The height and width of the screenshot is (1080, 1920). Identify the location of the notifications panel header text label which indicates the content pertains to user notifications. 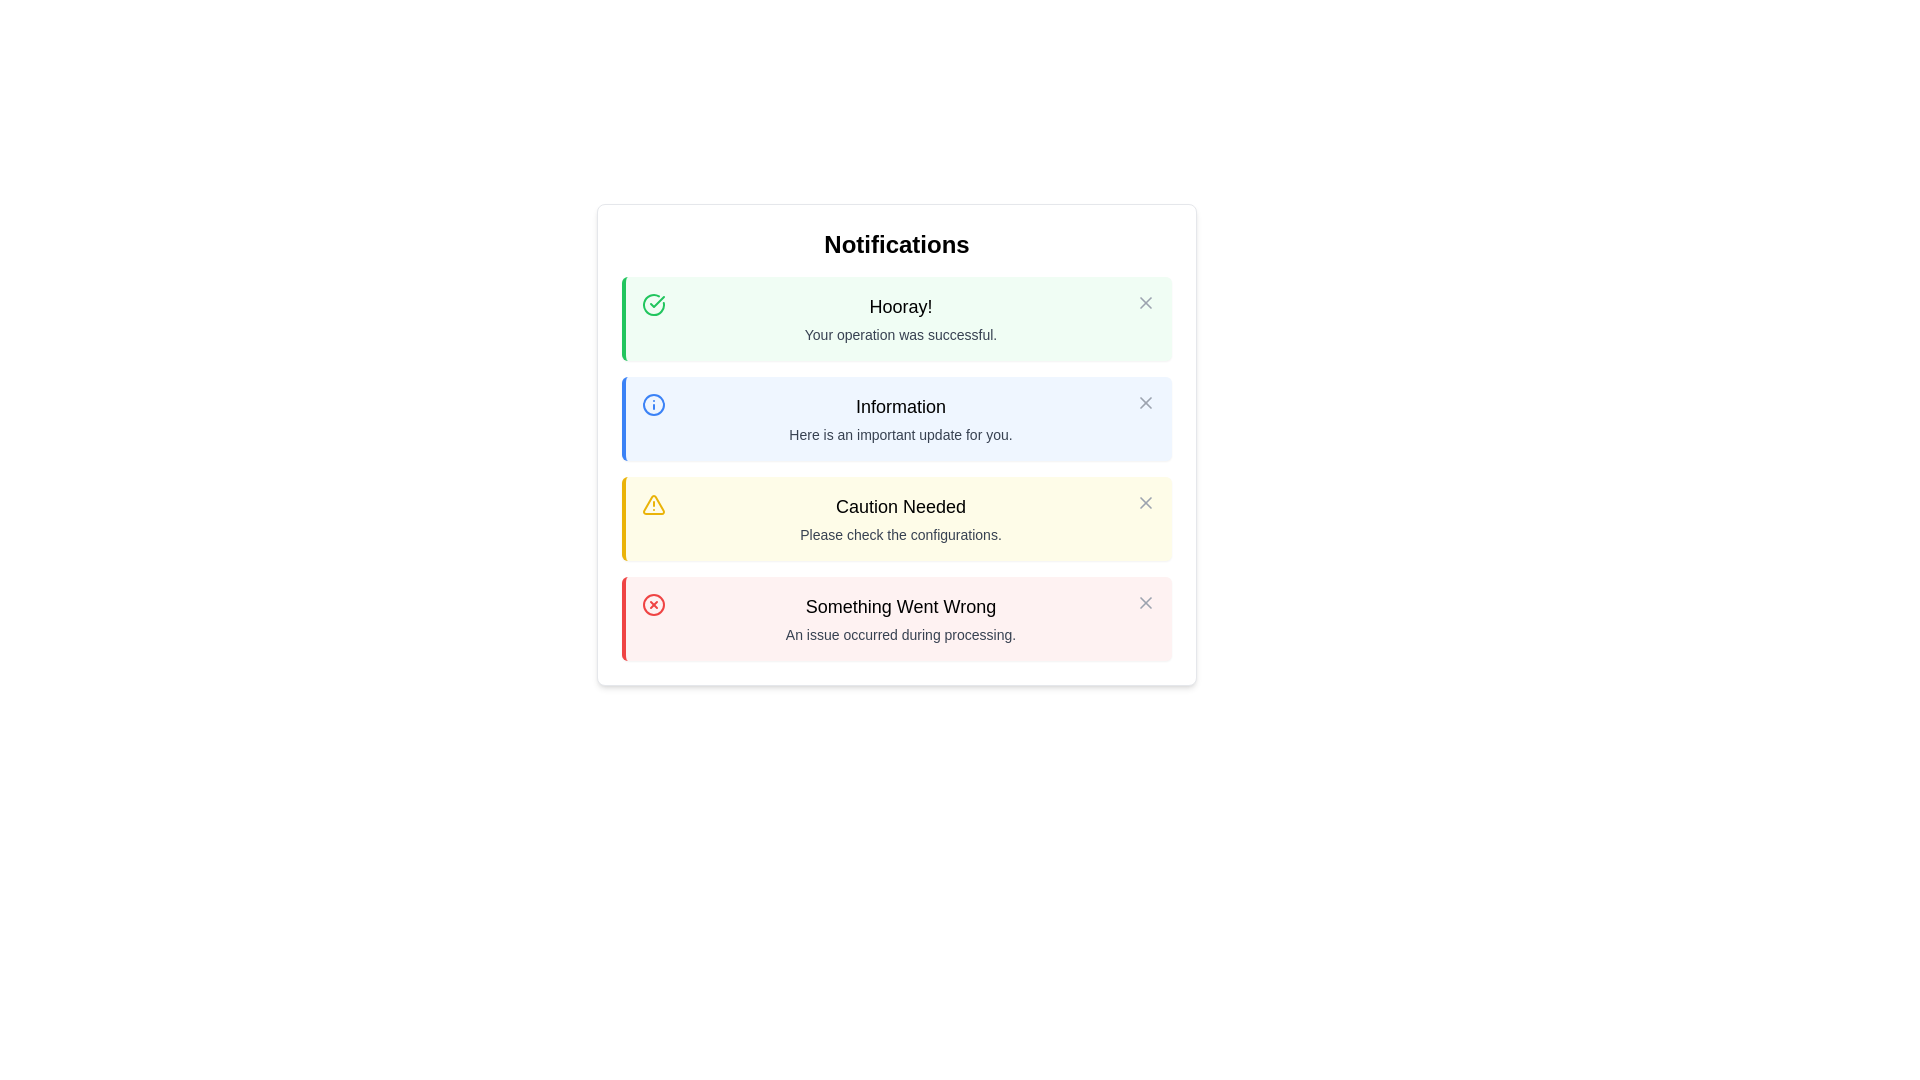
(896, 244).